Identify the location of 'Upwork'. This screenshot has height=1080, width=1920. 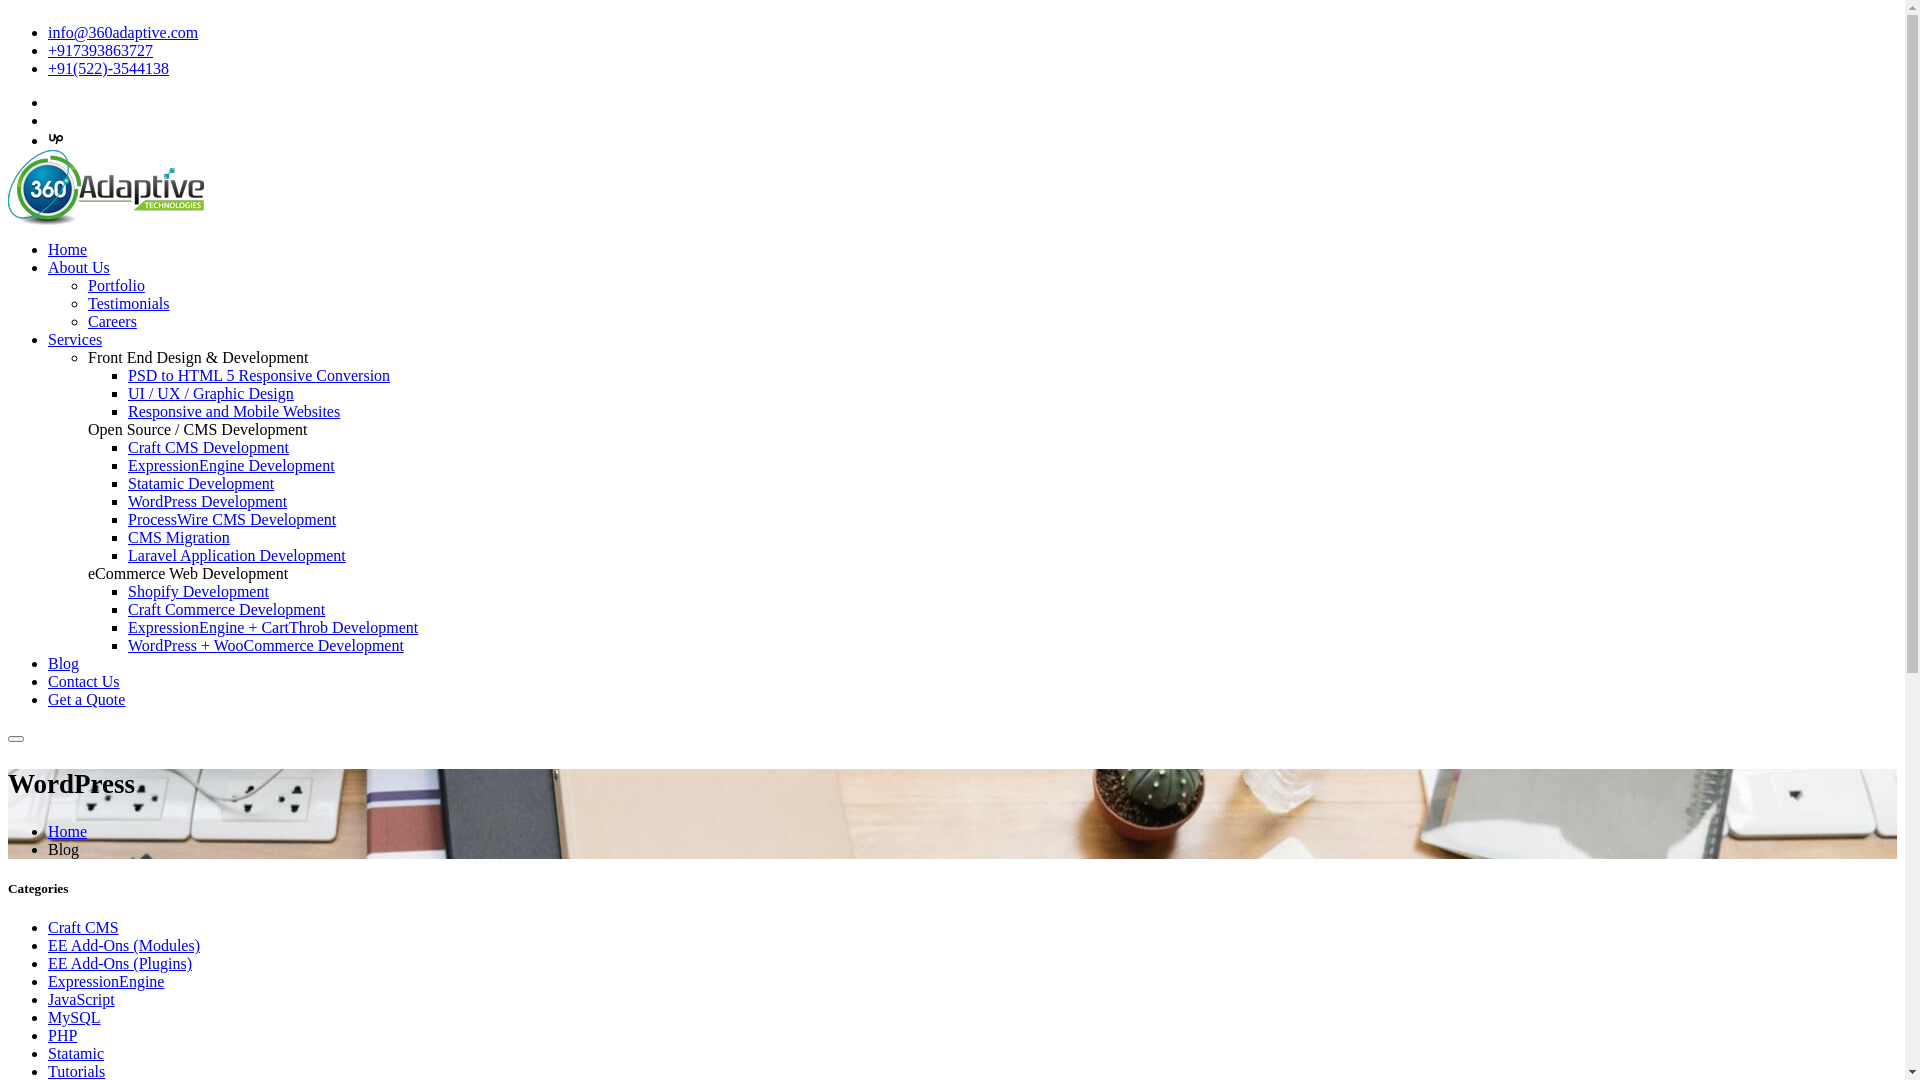
(56, 139).